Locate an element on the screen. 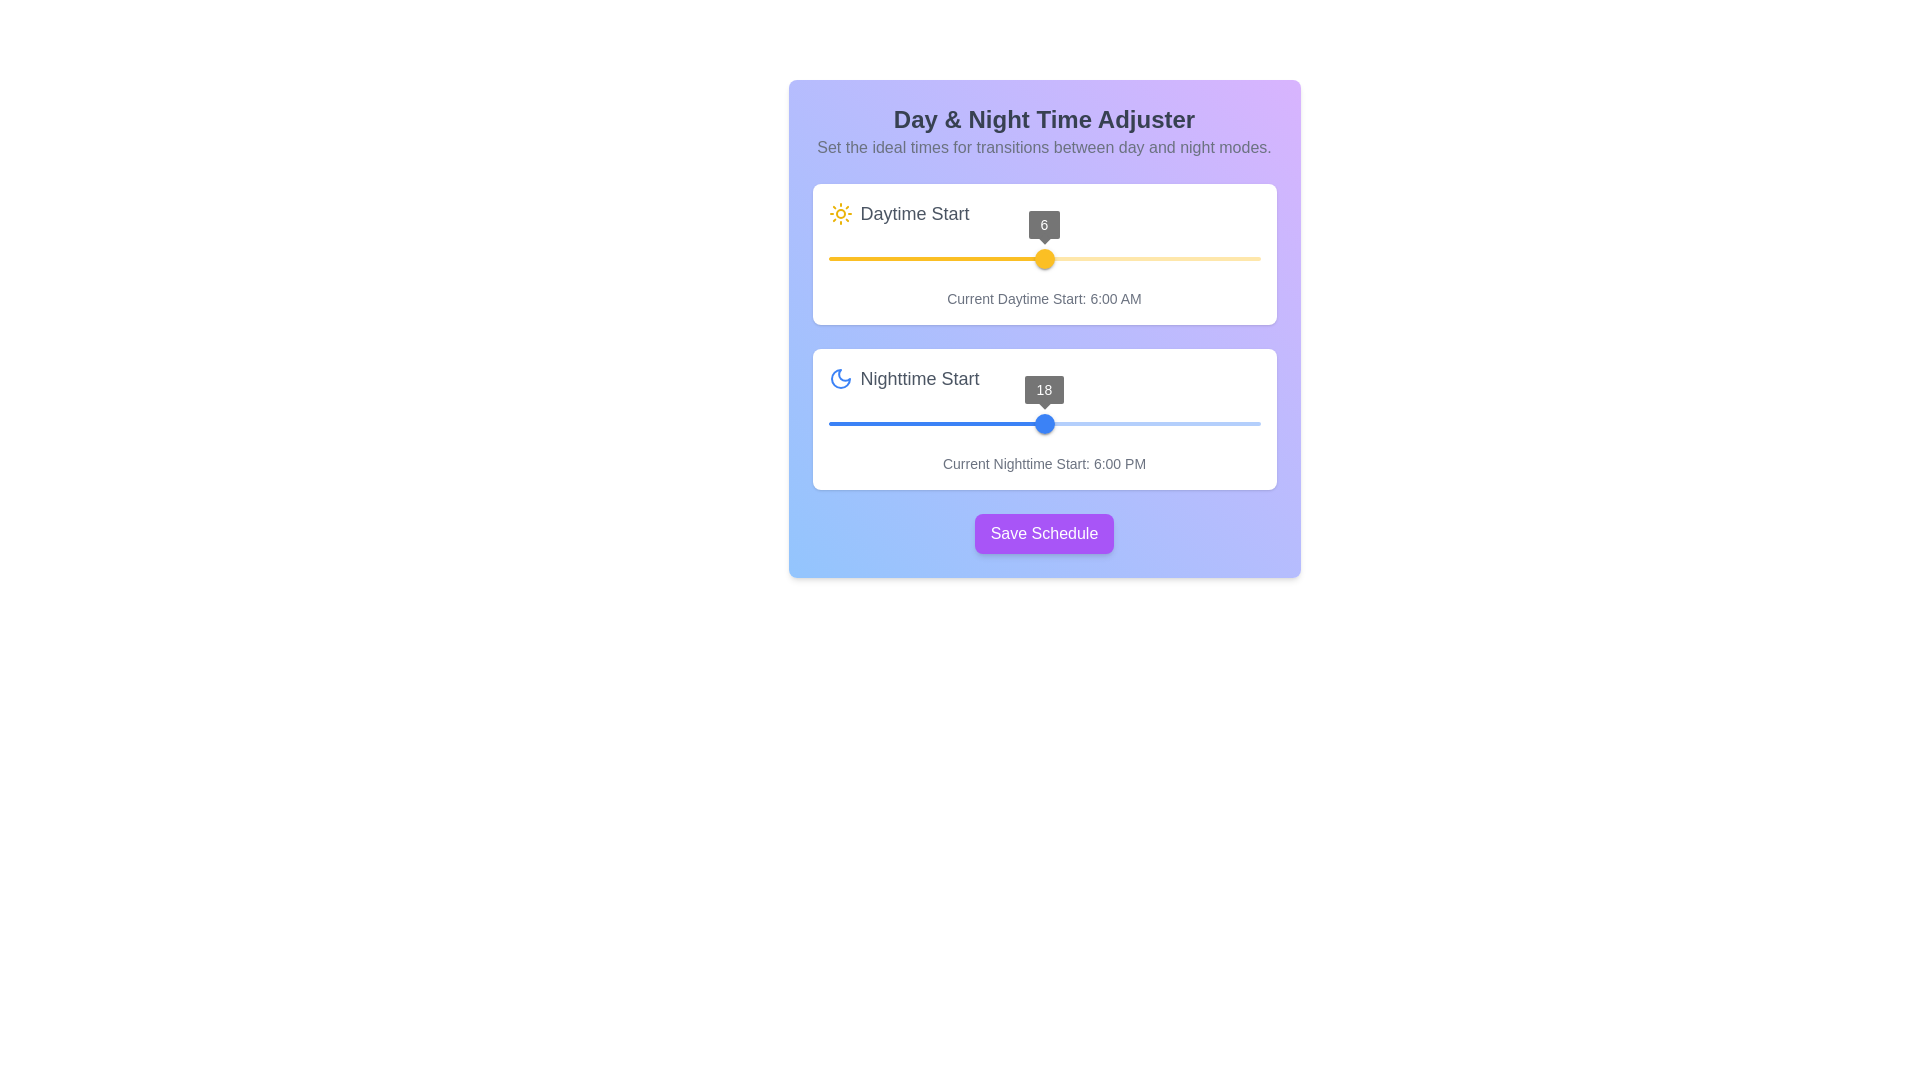  nighttime start hour is located at coordinates (899, 423).